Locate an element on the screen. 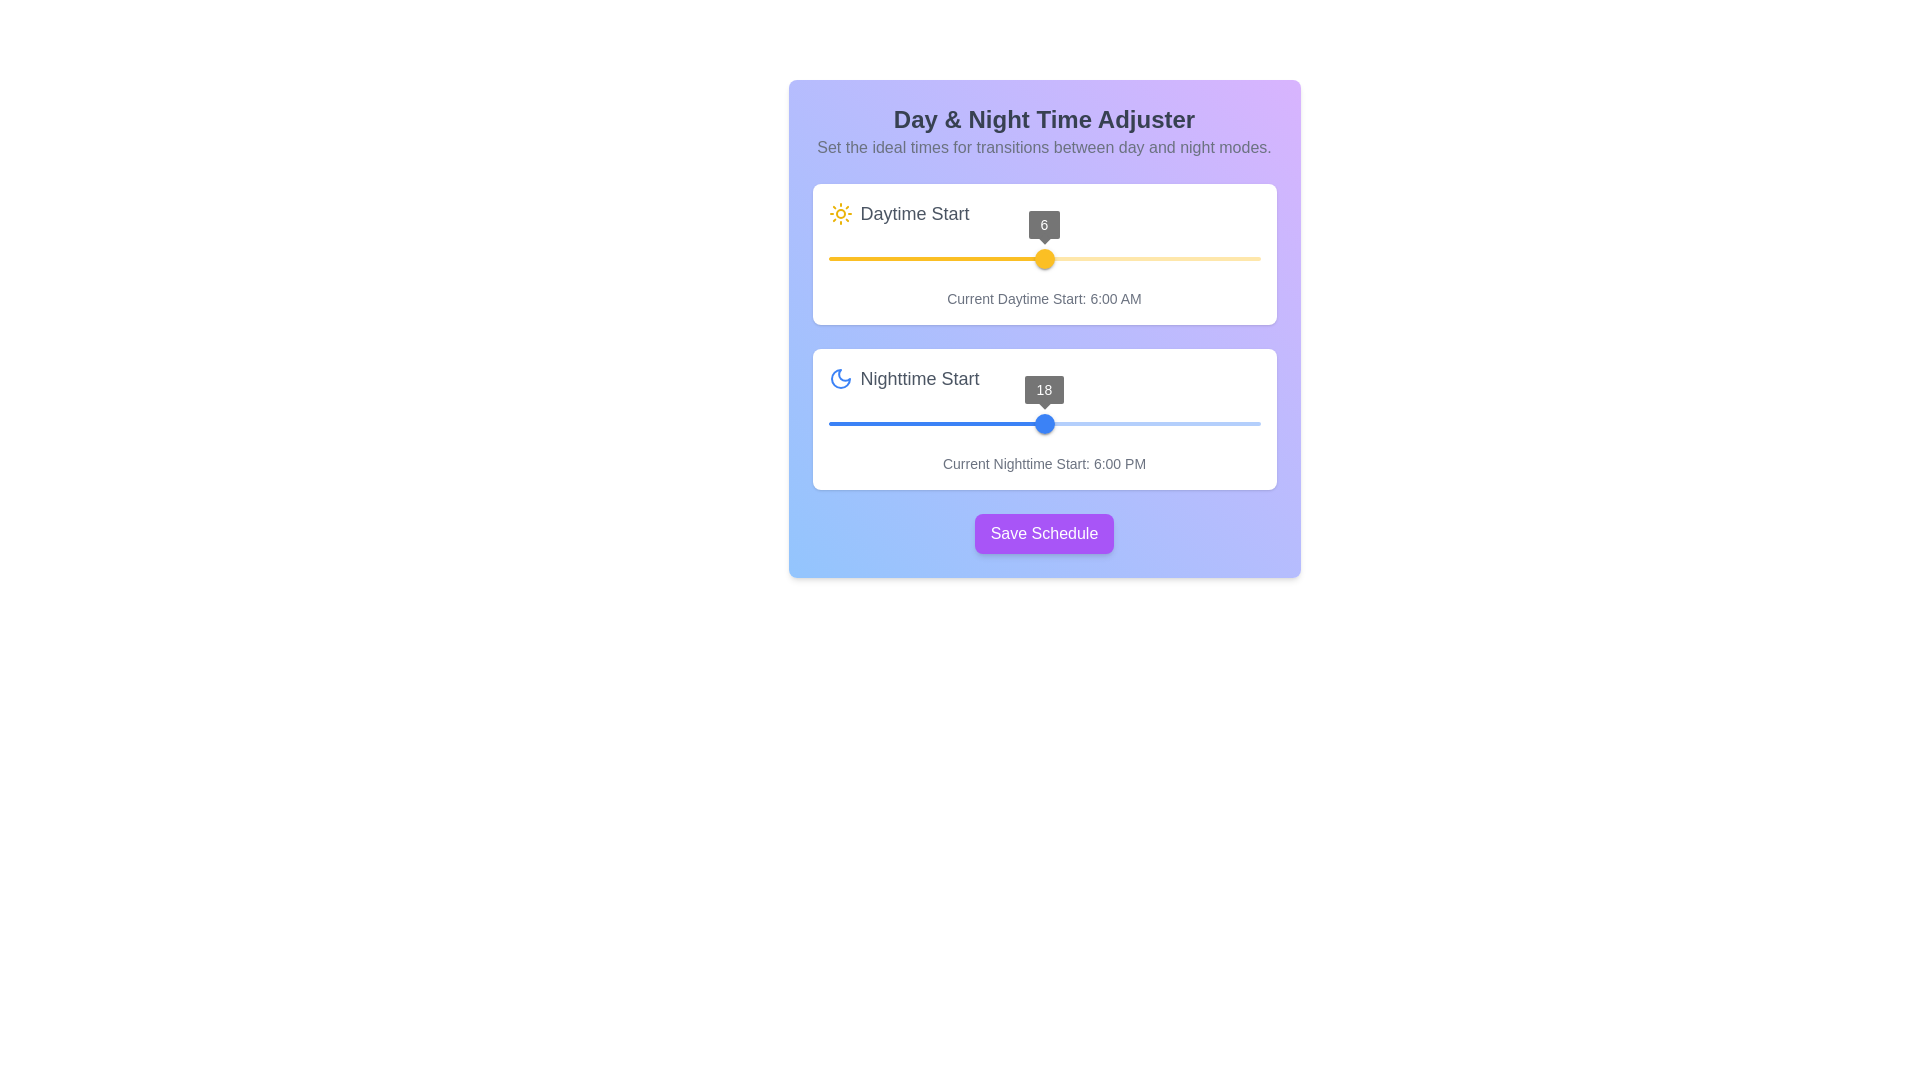  nighttime start hour is located at coordinates (899, 423).